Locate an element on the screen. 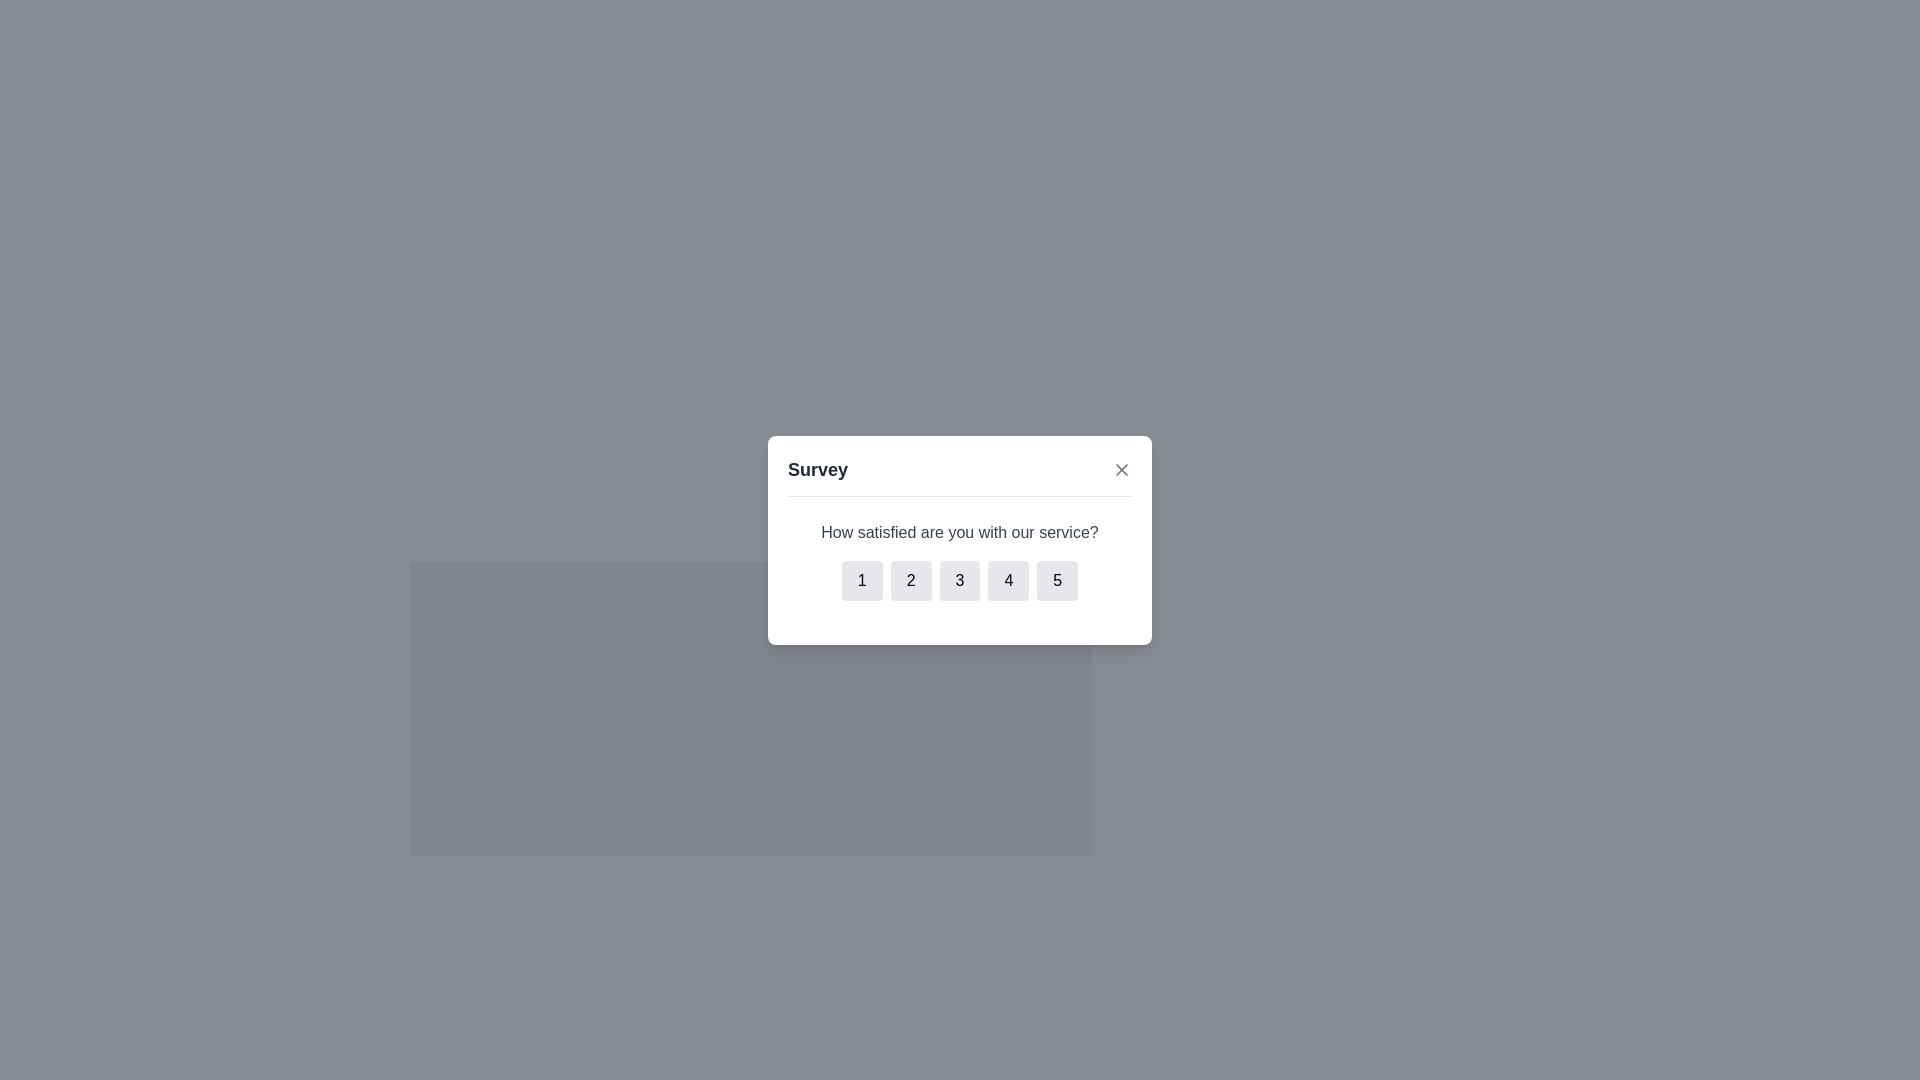 The width and height of the screenshot is (1920, 1080). the satisfaction rating button labeled '2' located in the survey interface below the question, 'How satisfied are you with our service?' is located at coordinates (910, 580).